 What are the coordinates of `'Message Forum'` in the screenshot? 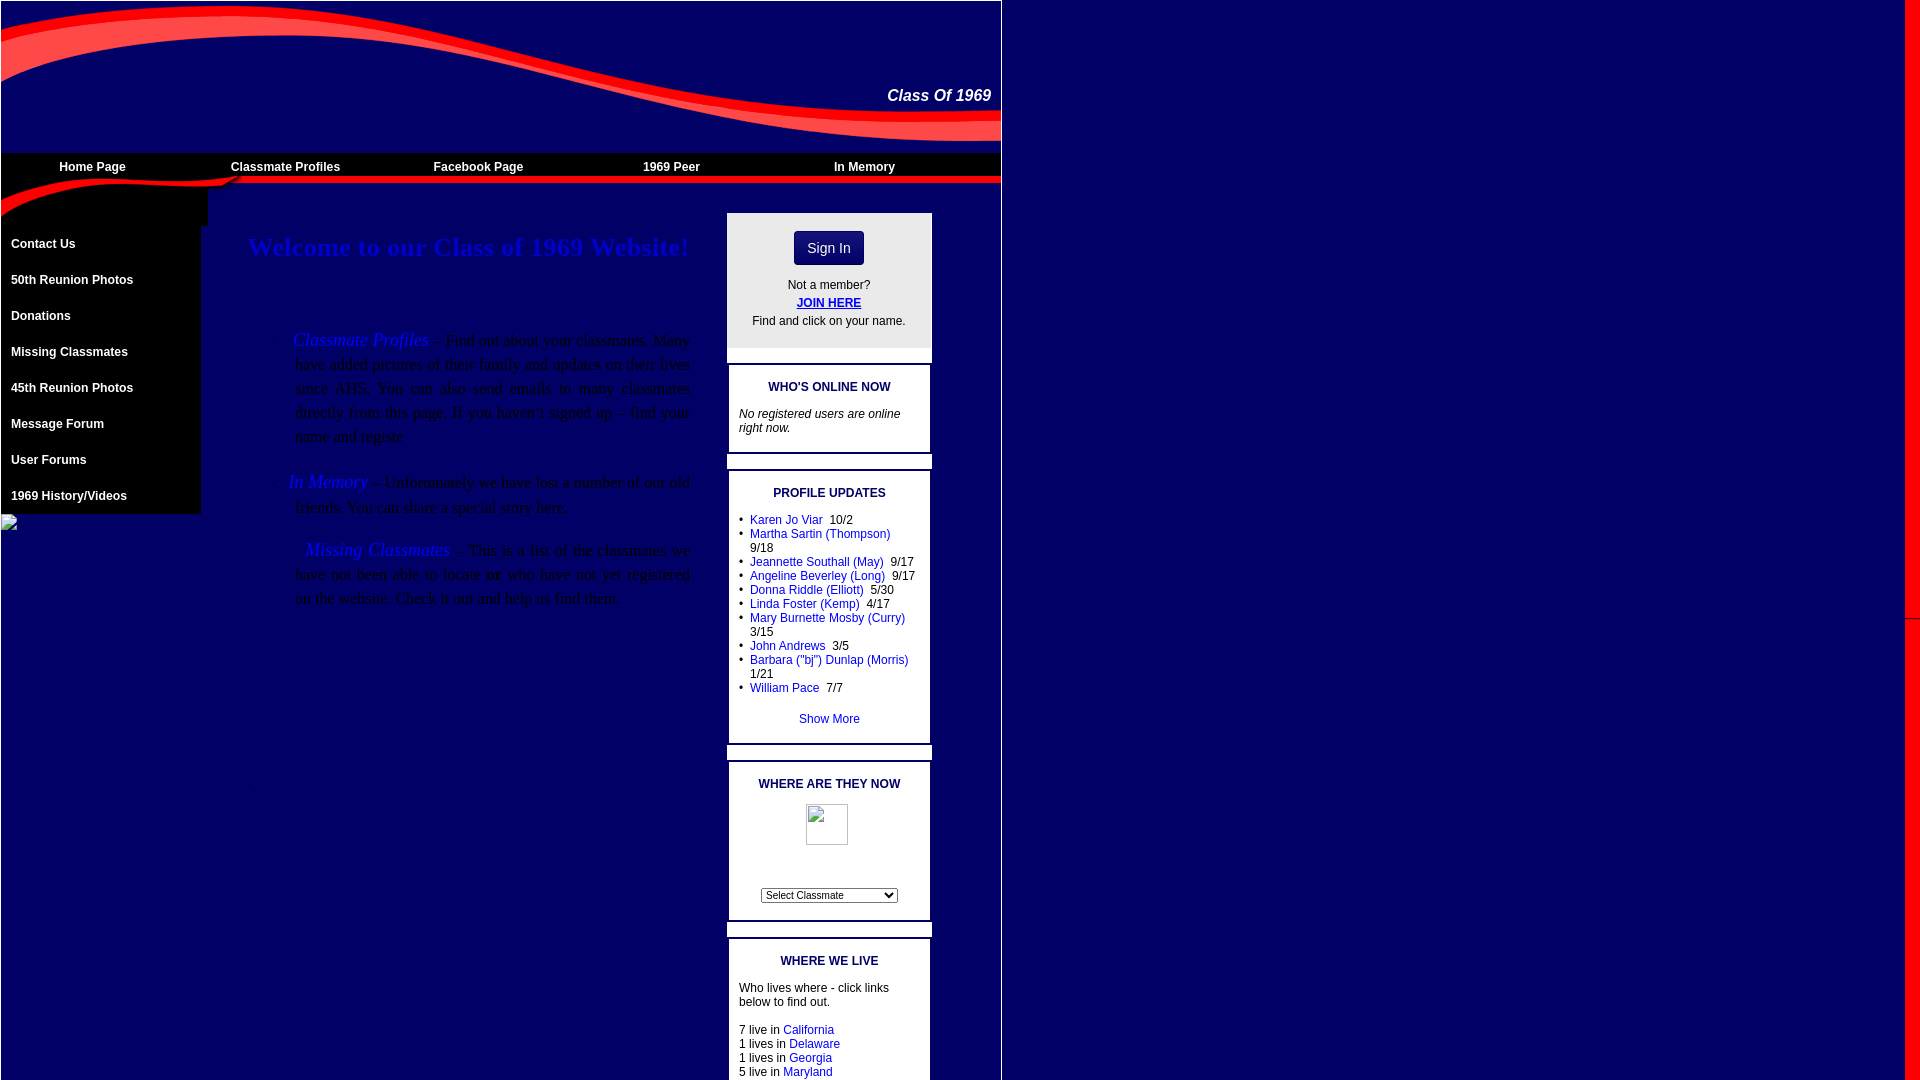 It's located at (99, 423).